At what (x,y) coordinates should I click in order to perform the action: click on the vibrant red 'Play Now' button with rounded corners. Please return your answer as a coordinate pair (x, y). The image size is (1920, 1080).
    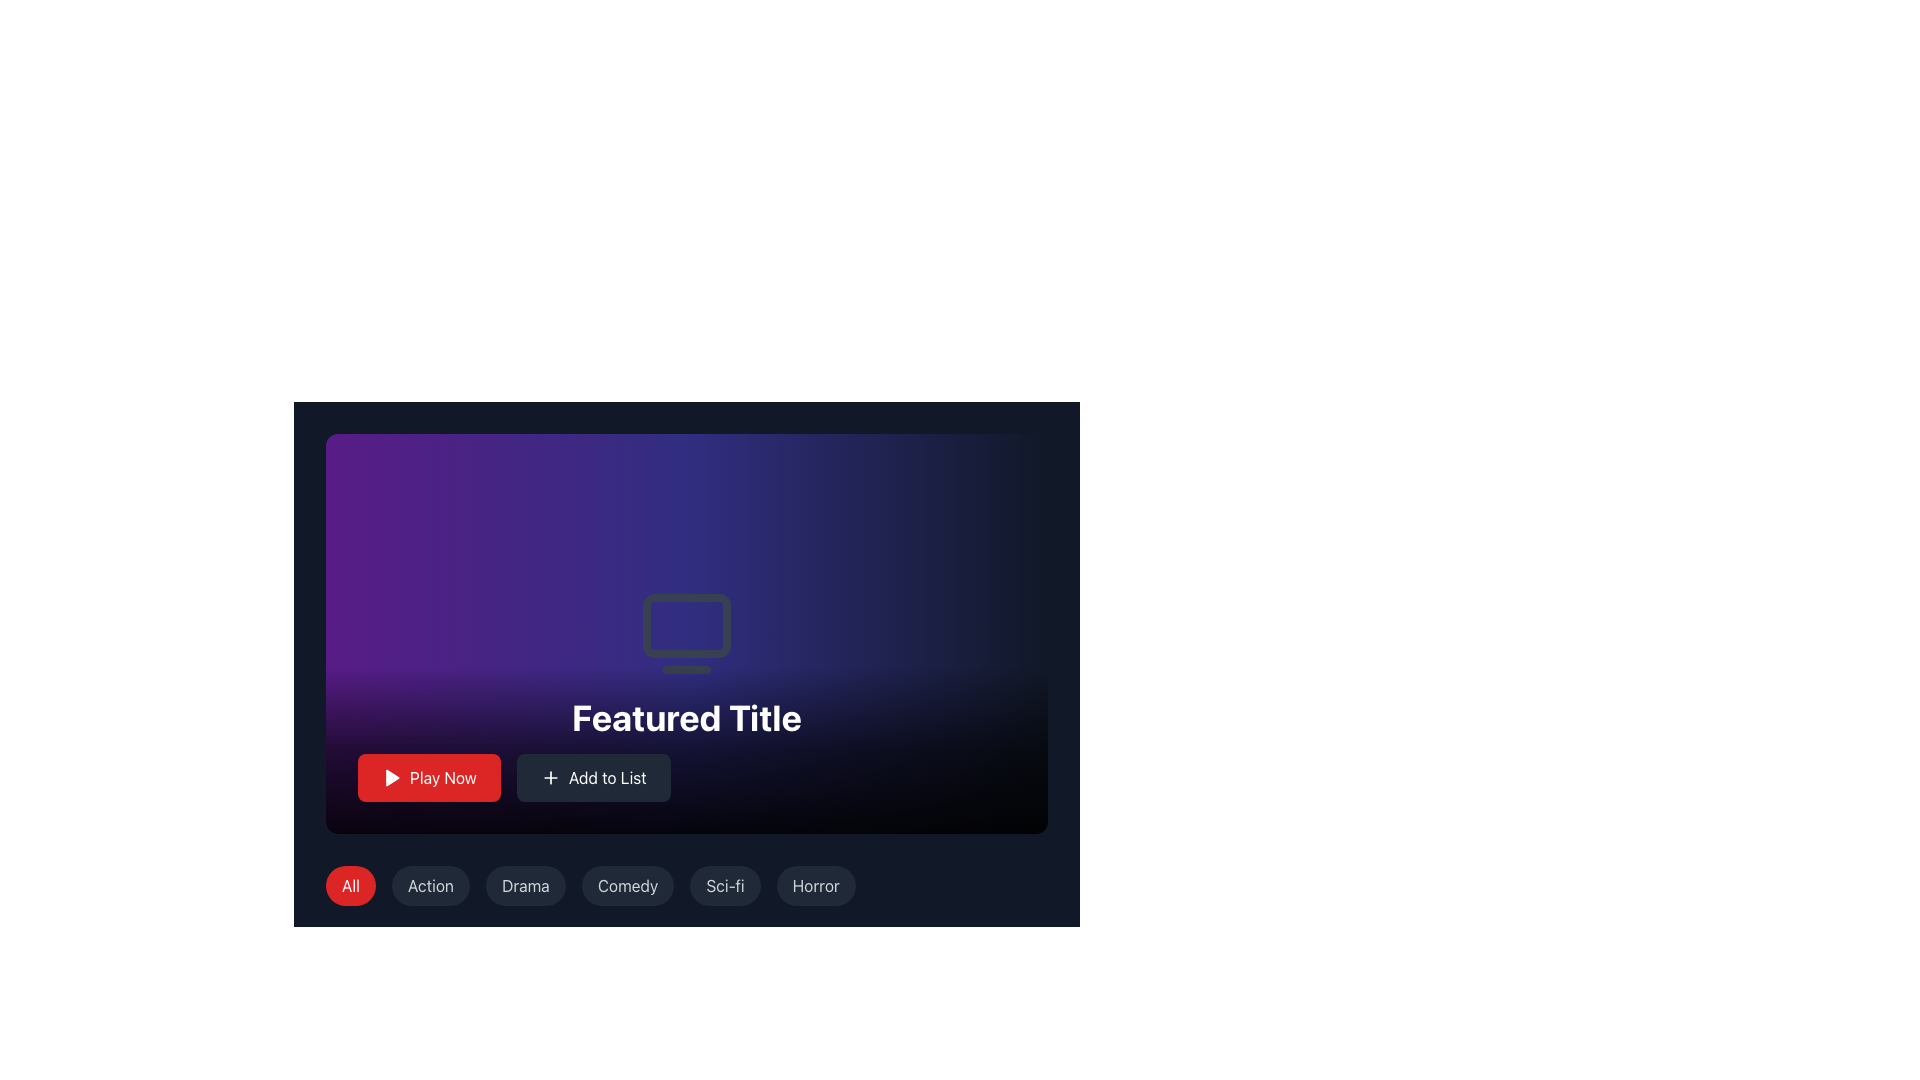
    Looking at the image, I should click on (428, 777).